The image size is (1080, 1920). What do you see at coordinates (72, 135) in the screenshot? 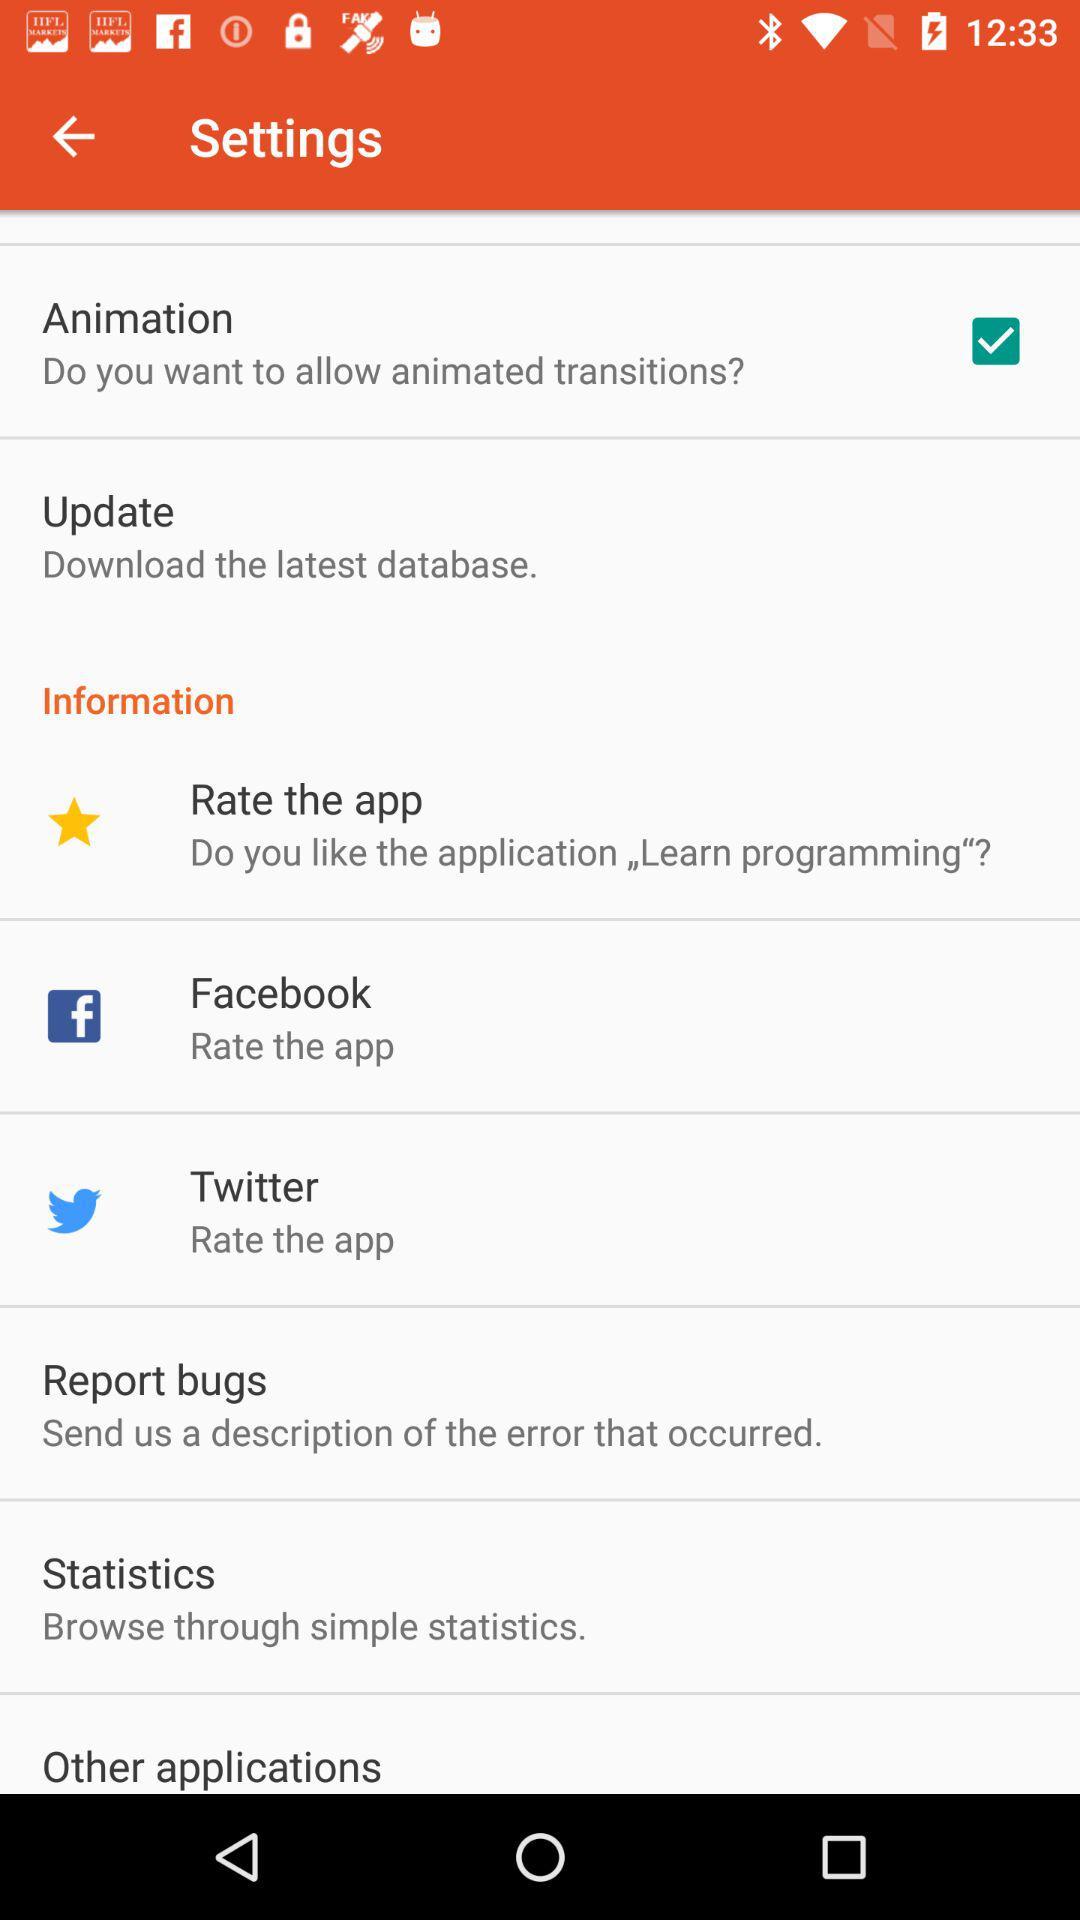
I see `item to the left of the settings app` at bounding box center [72, 135].